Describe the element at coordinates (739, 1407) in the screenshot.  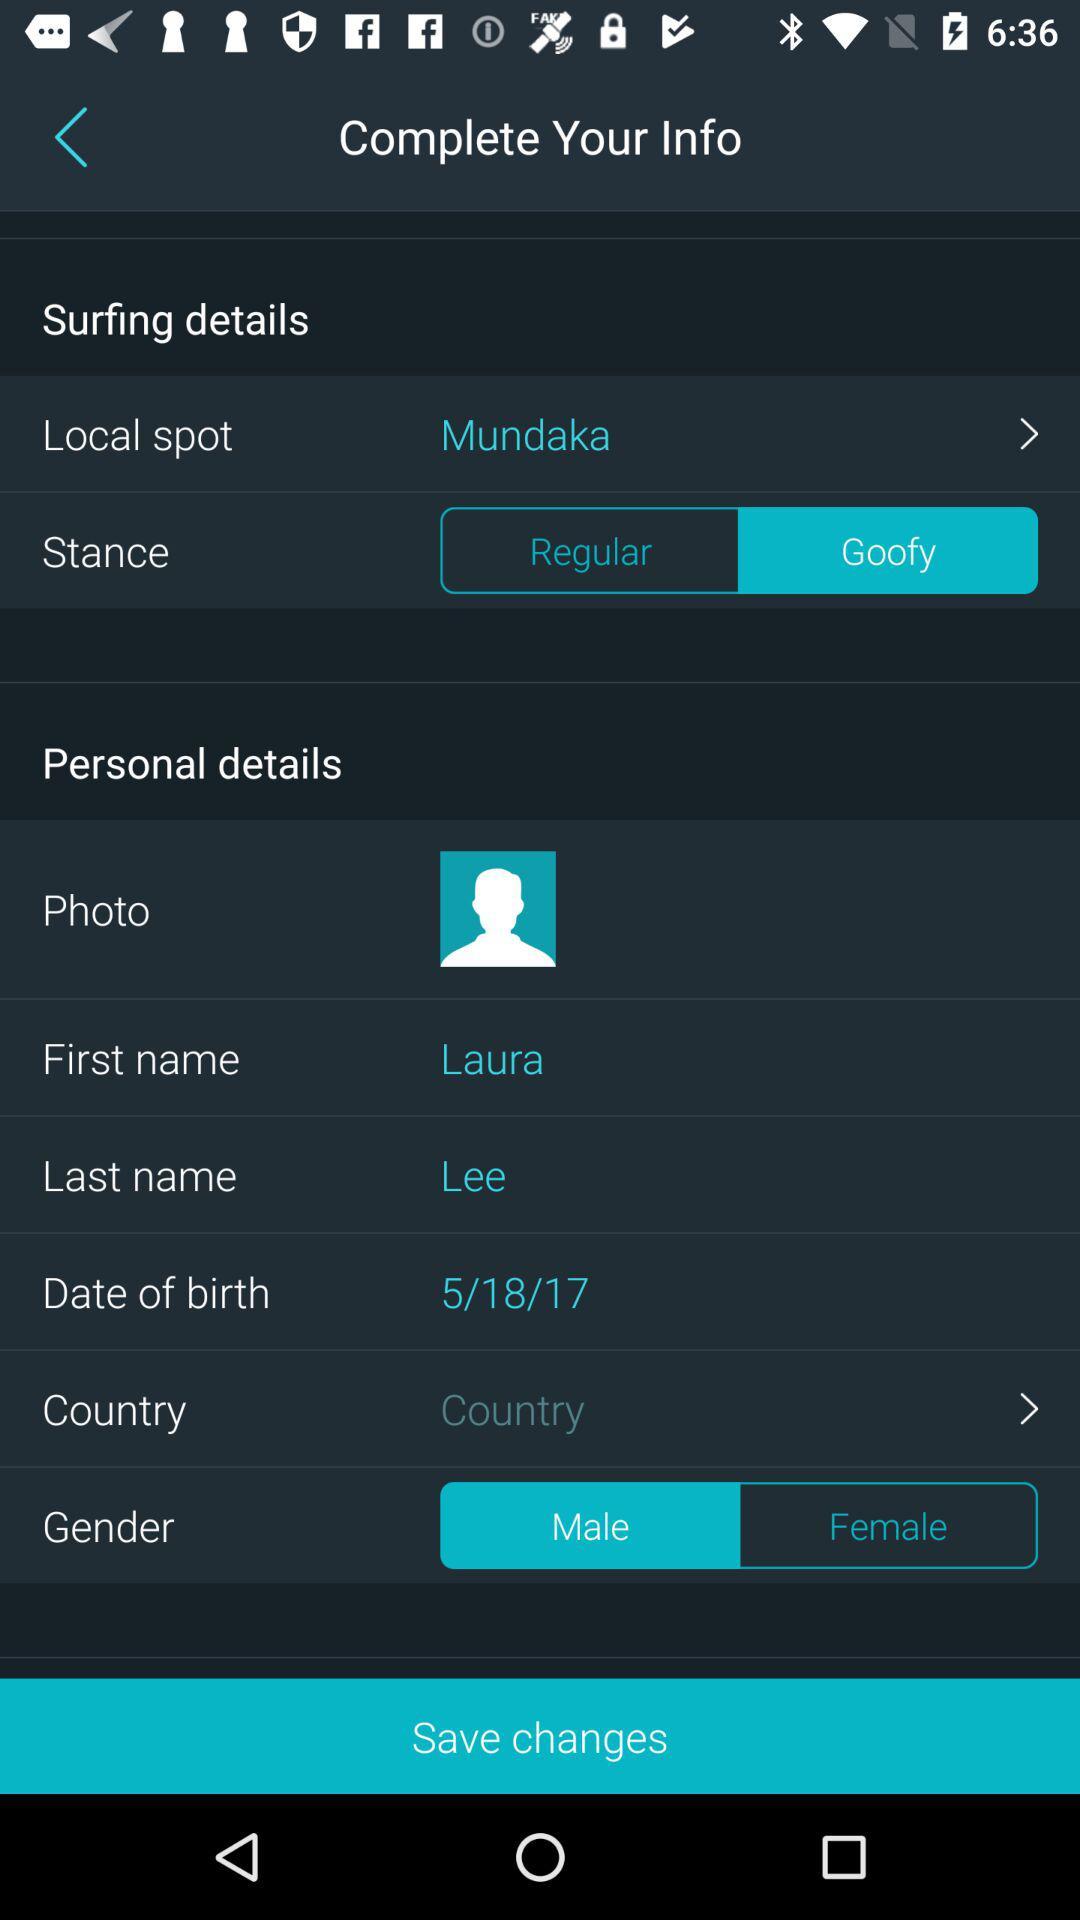
I see `set your country` at that location.